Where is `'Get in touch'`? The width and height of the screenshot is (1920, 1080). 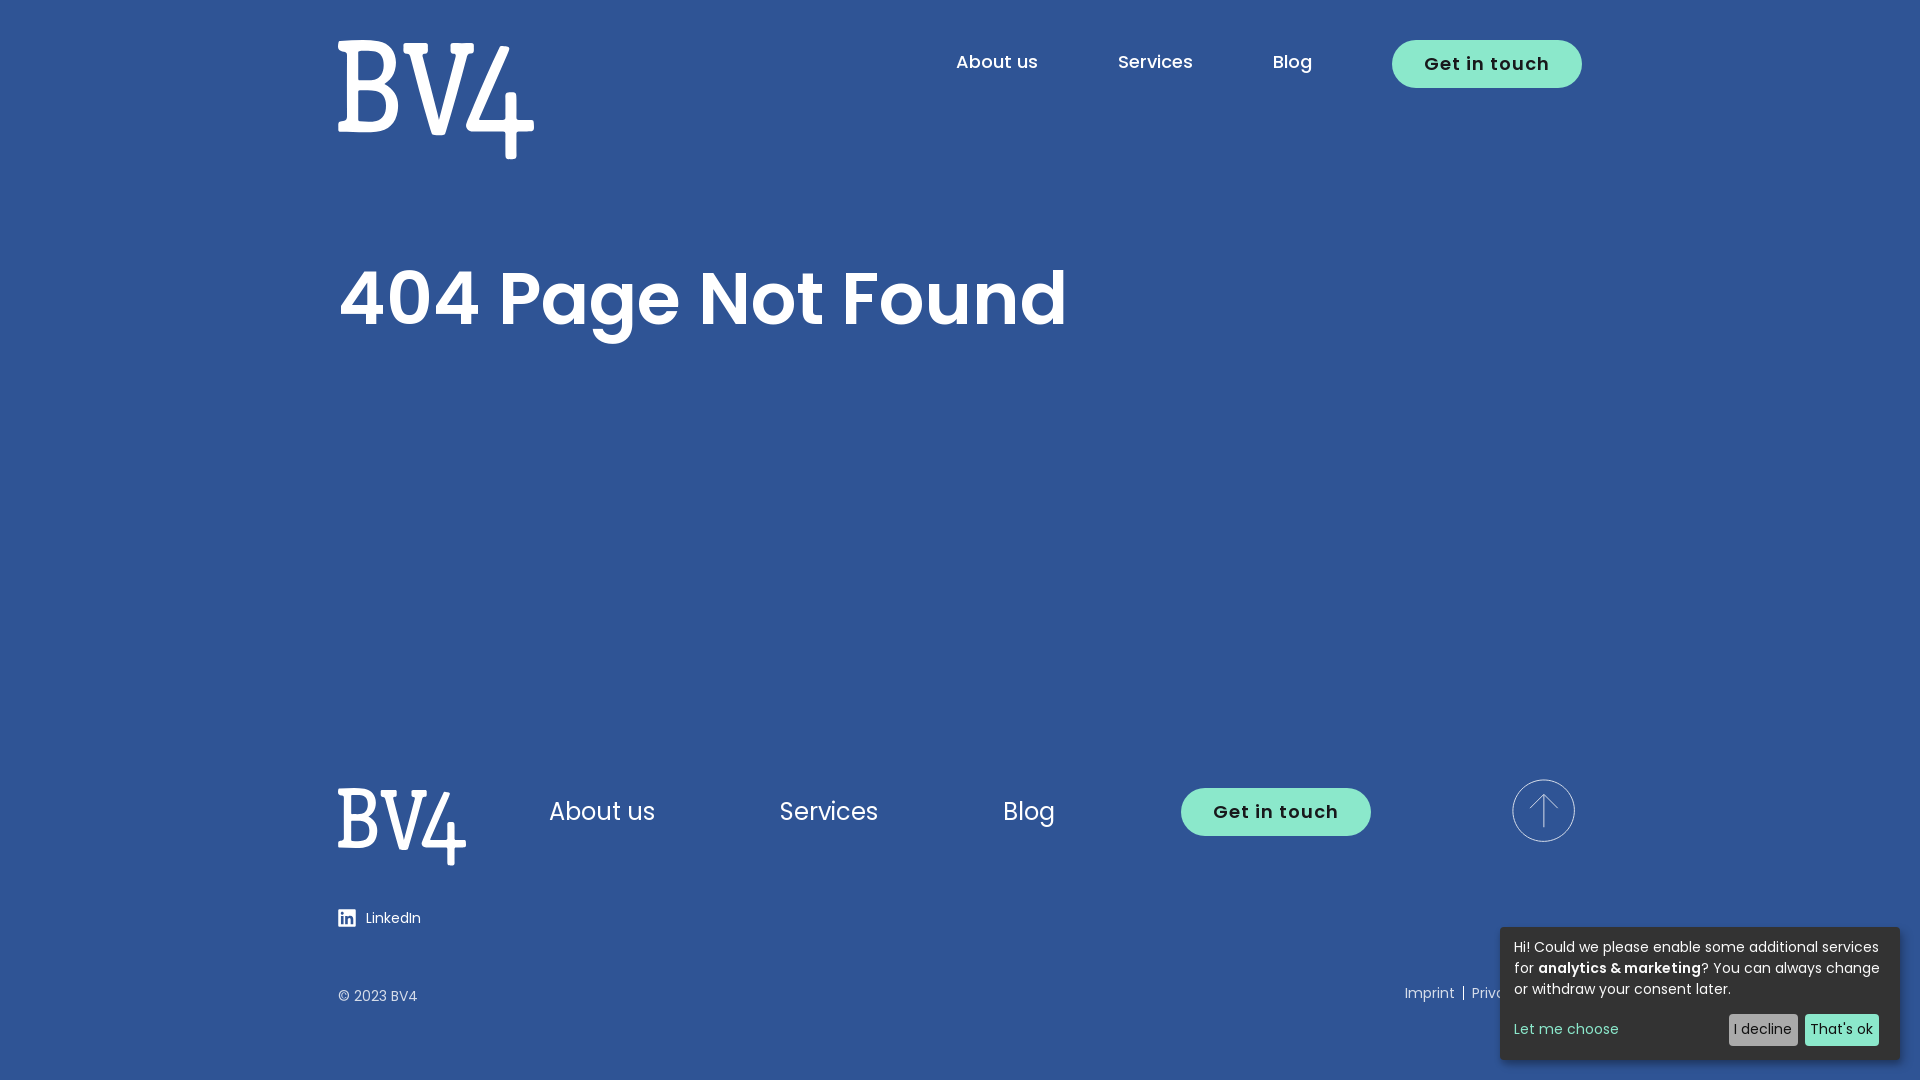
'Get in touch' is located at coordinates (1487, 63).